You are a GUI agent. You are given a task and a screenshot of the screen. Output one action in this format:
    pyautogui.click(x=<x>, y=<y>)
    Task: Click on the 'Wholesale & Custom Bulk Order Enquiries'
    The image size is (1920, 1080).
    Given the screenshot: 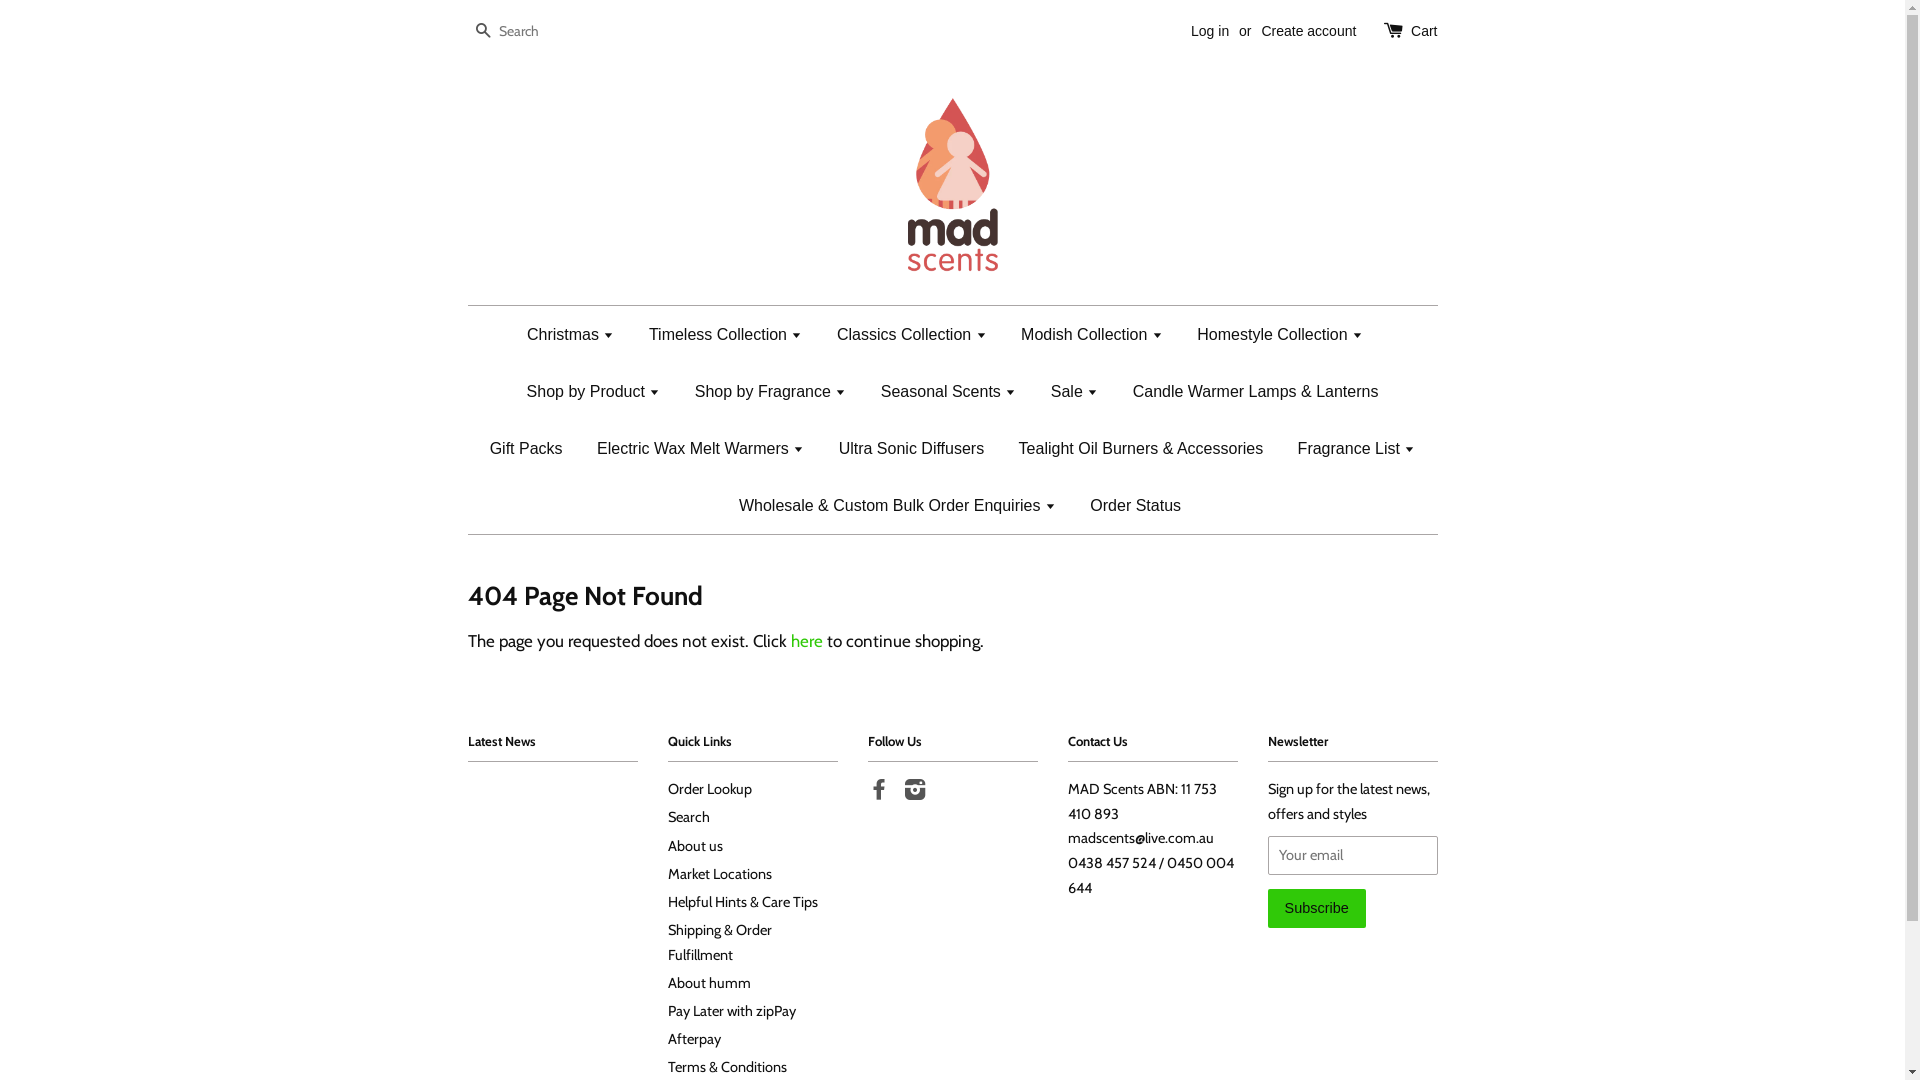 What is the action you would take?
    pyautogui.click(x=896, y=504)
    